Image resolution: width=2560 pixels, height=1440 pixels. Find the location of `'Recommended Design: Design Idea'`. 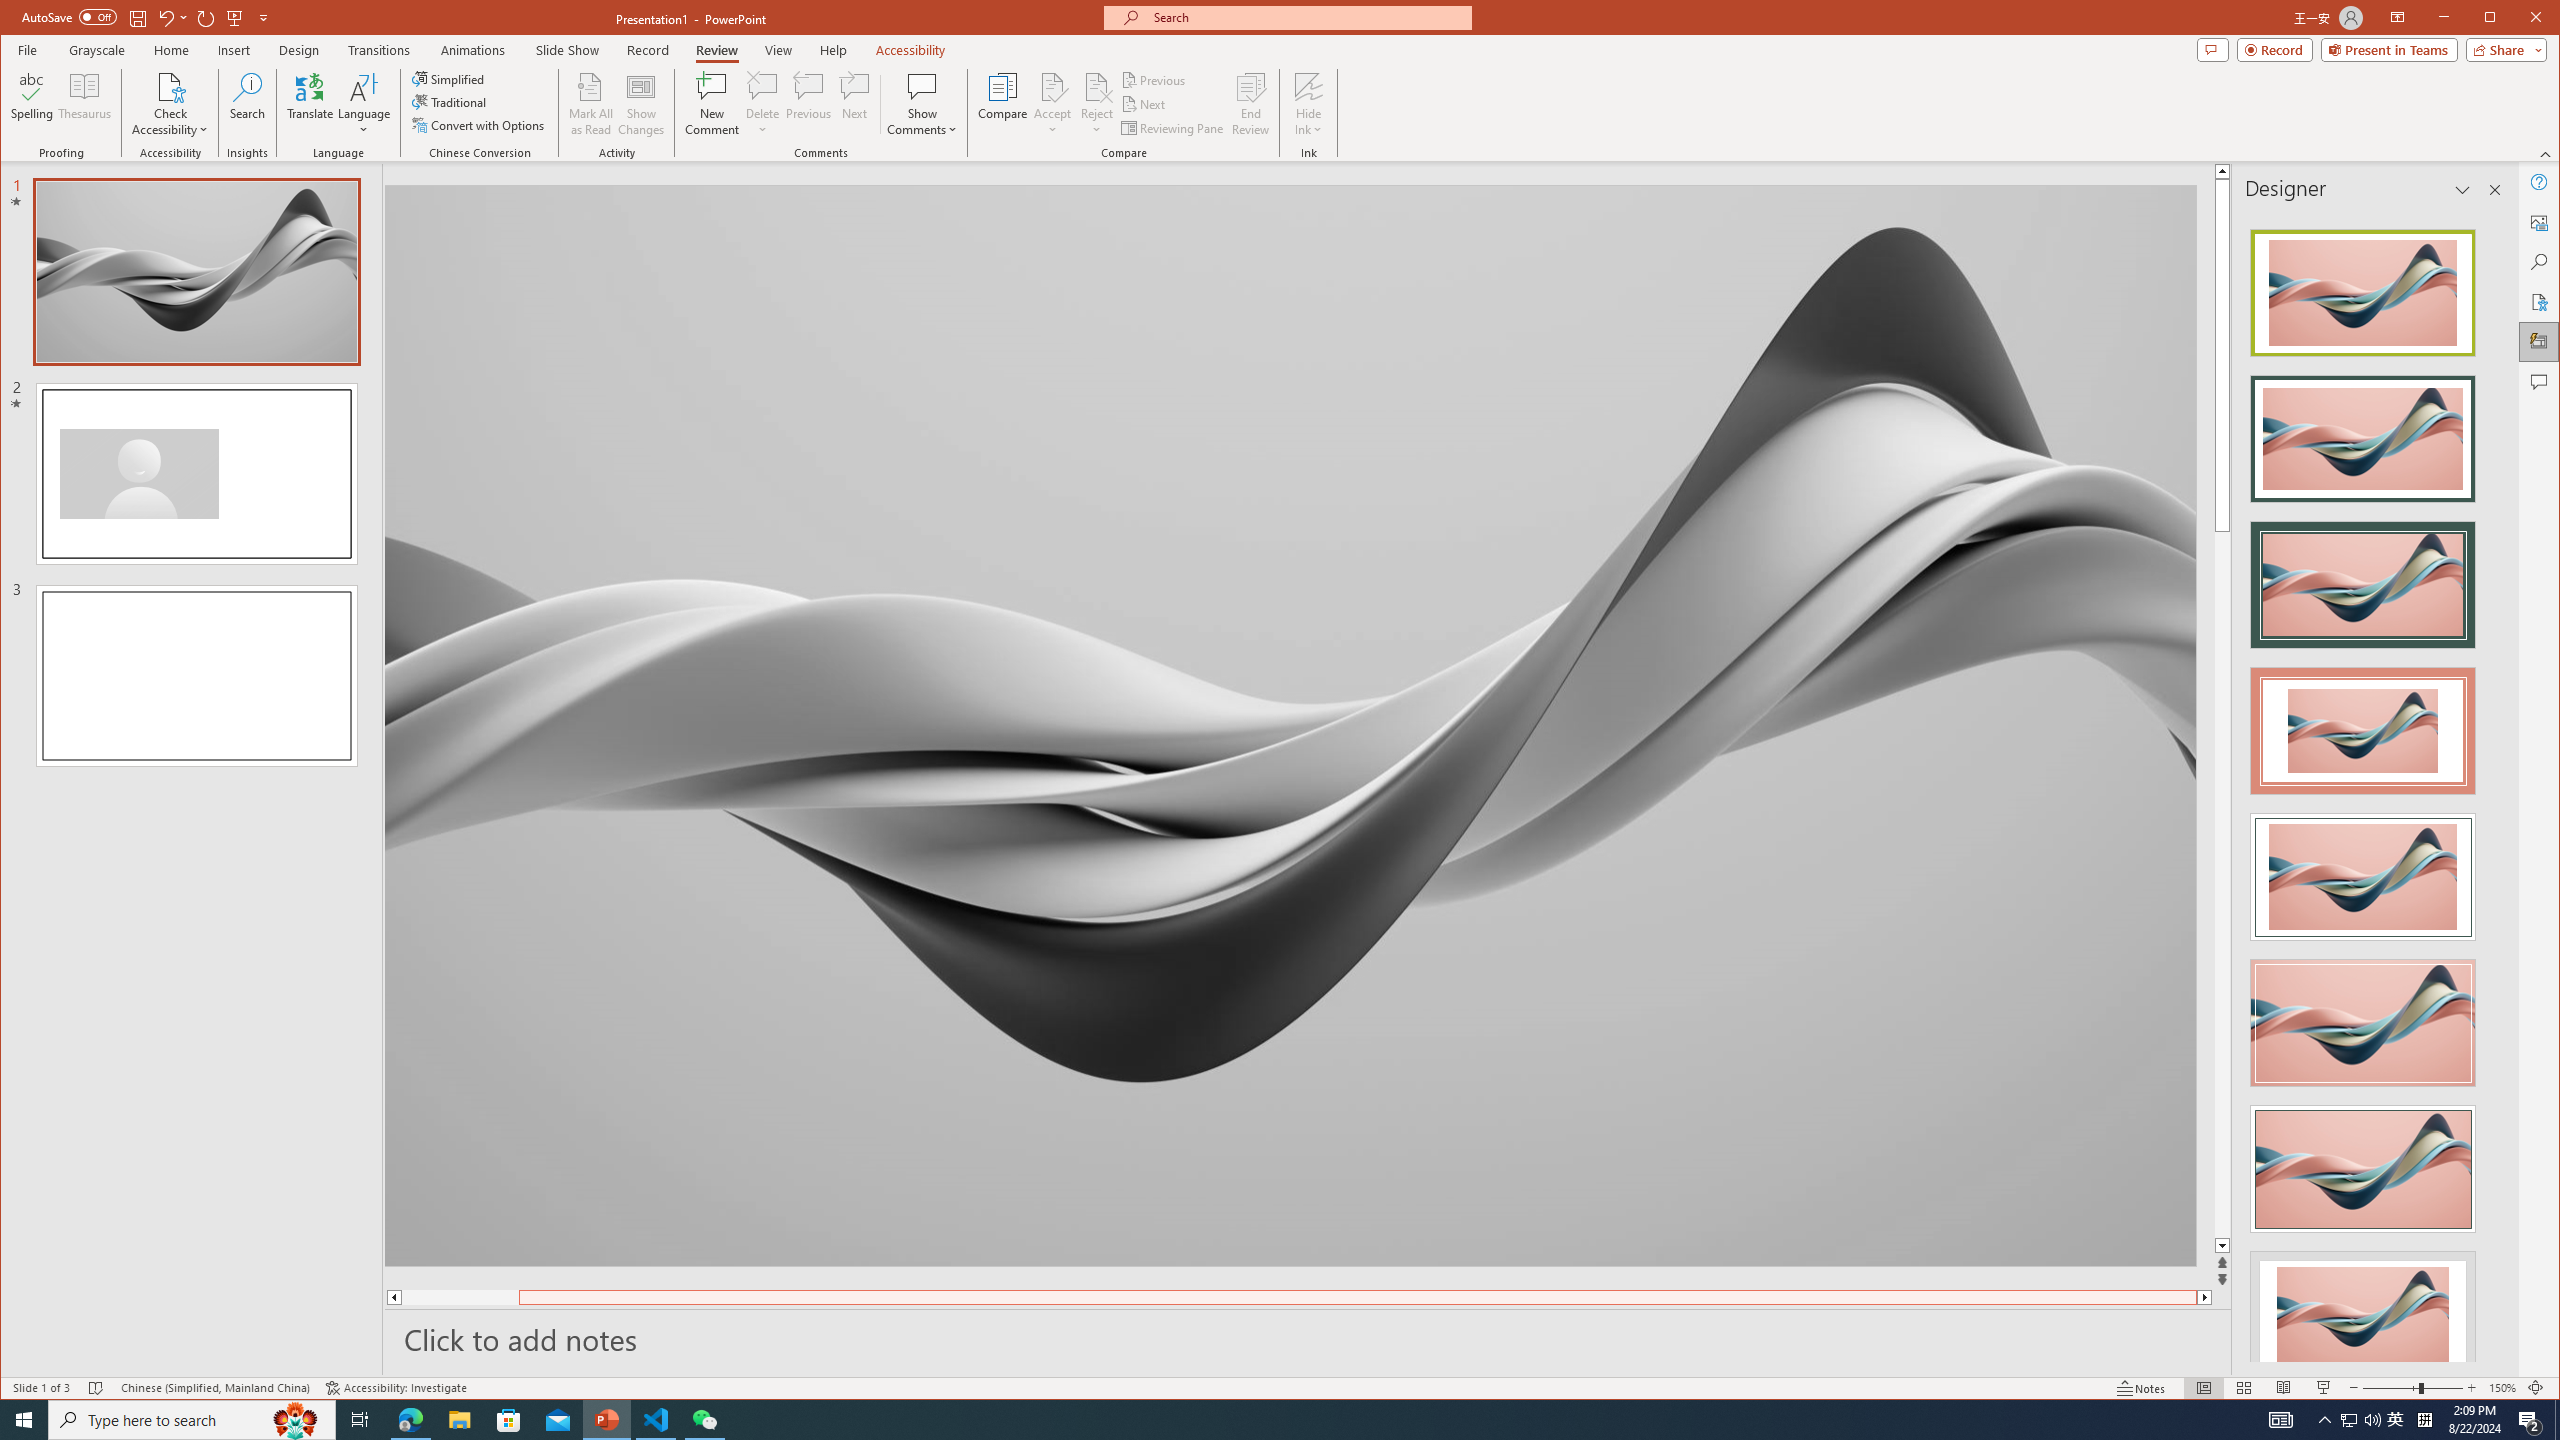

'Recommended Design: Design Idea' is located at coordinates (2361, 287).